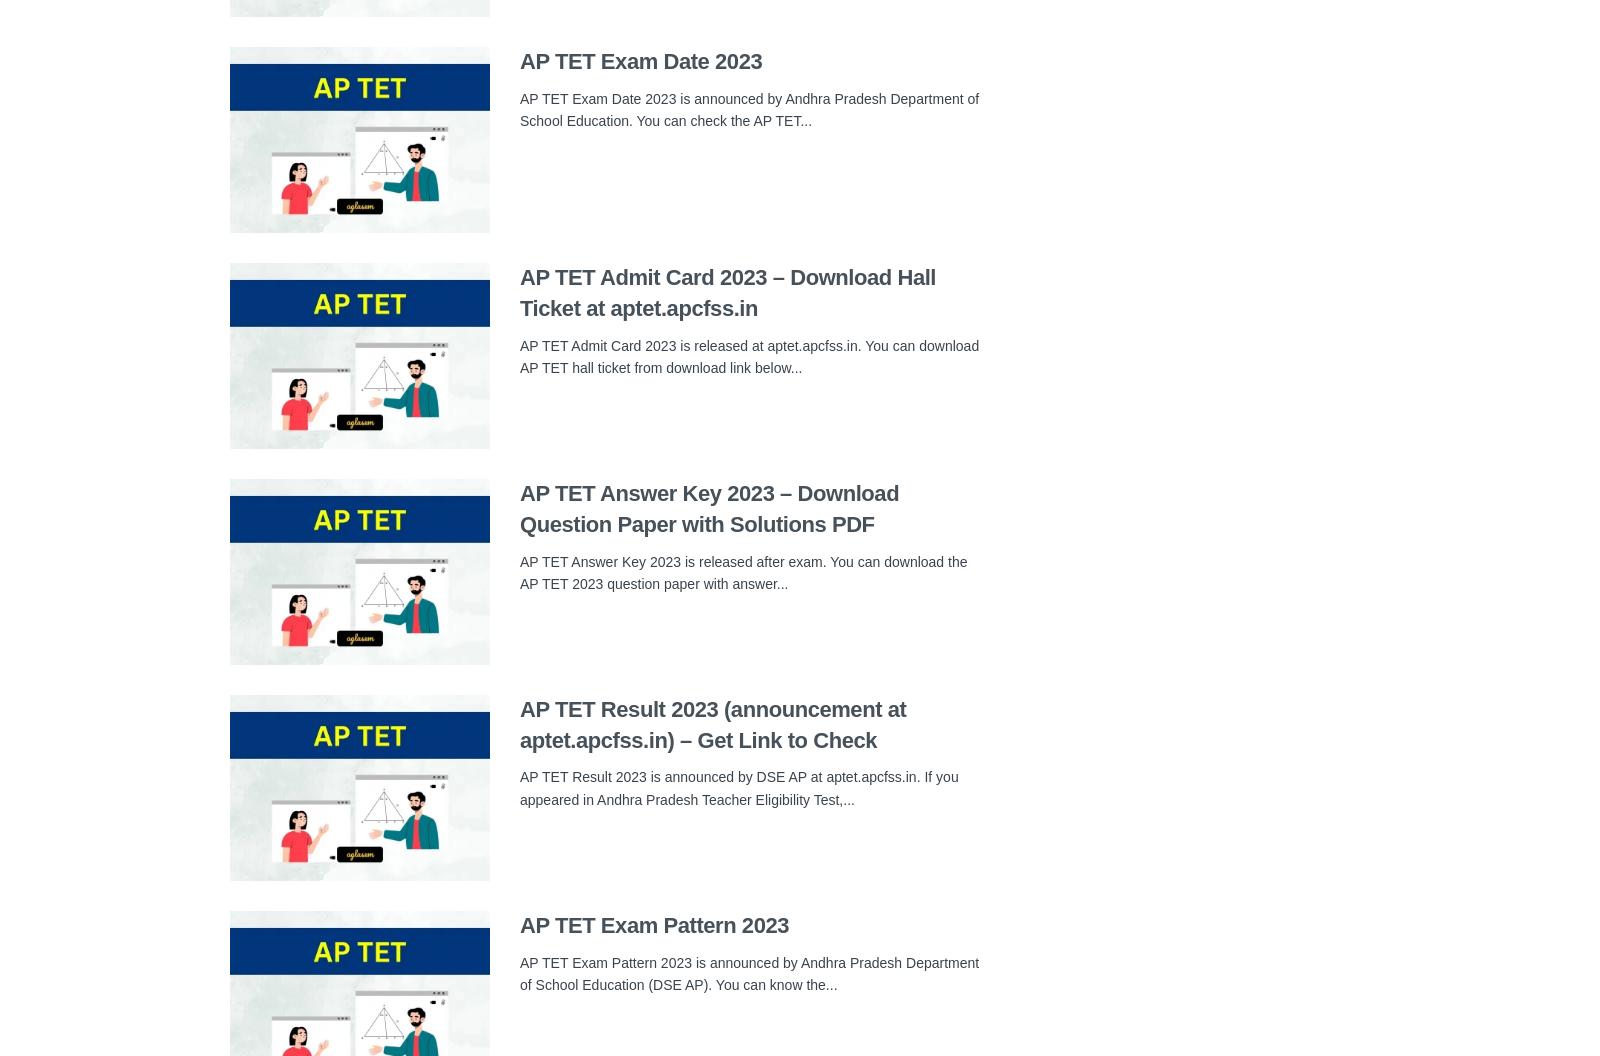 The width and height of the screenshot is (1600, 1056). Describe the element at coordinates (519, 924) in the screenshot. I see `'AP TET Exam Pattern 2023'` at that location.